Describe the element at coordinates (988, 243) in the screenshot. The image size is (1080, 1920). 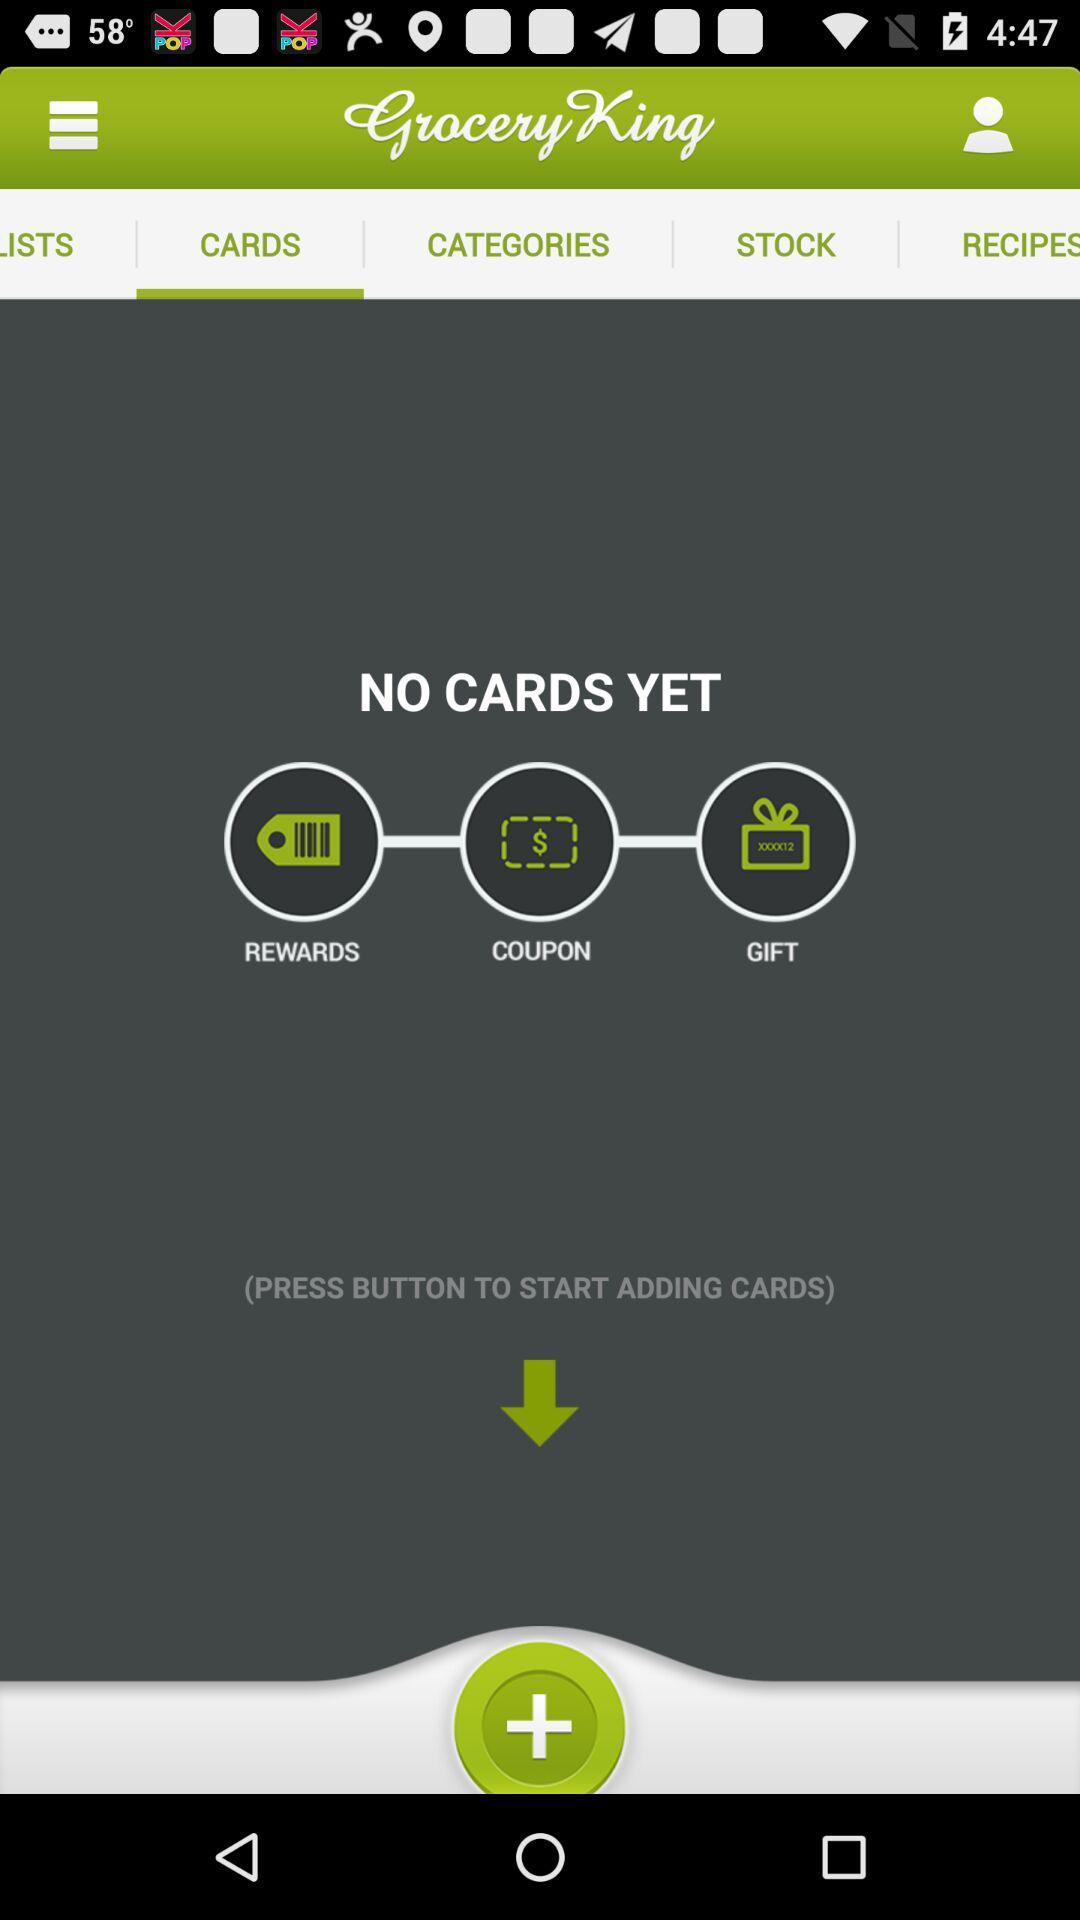
I see `the icon to the right of stock` at that location.